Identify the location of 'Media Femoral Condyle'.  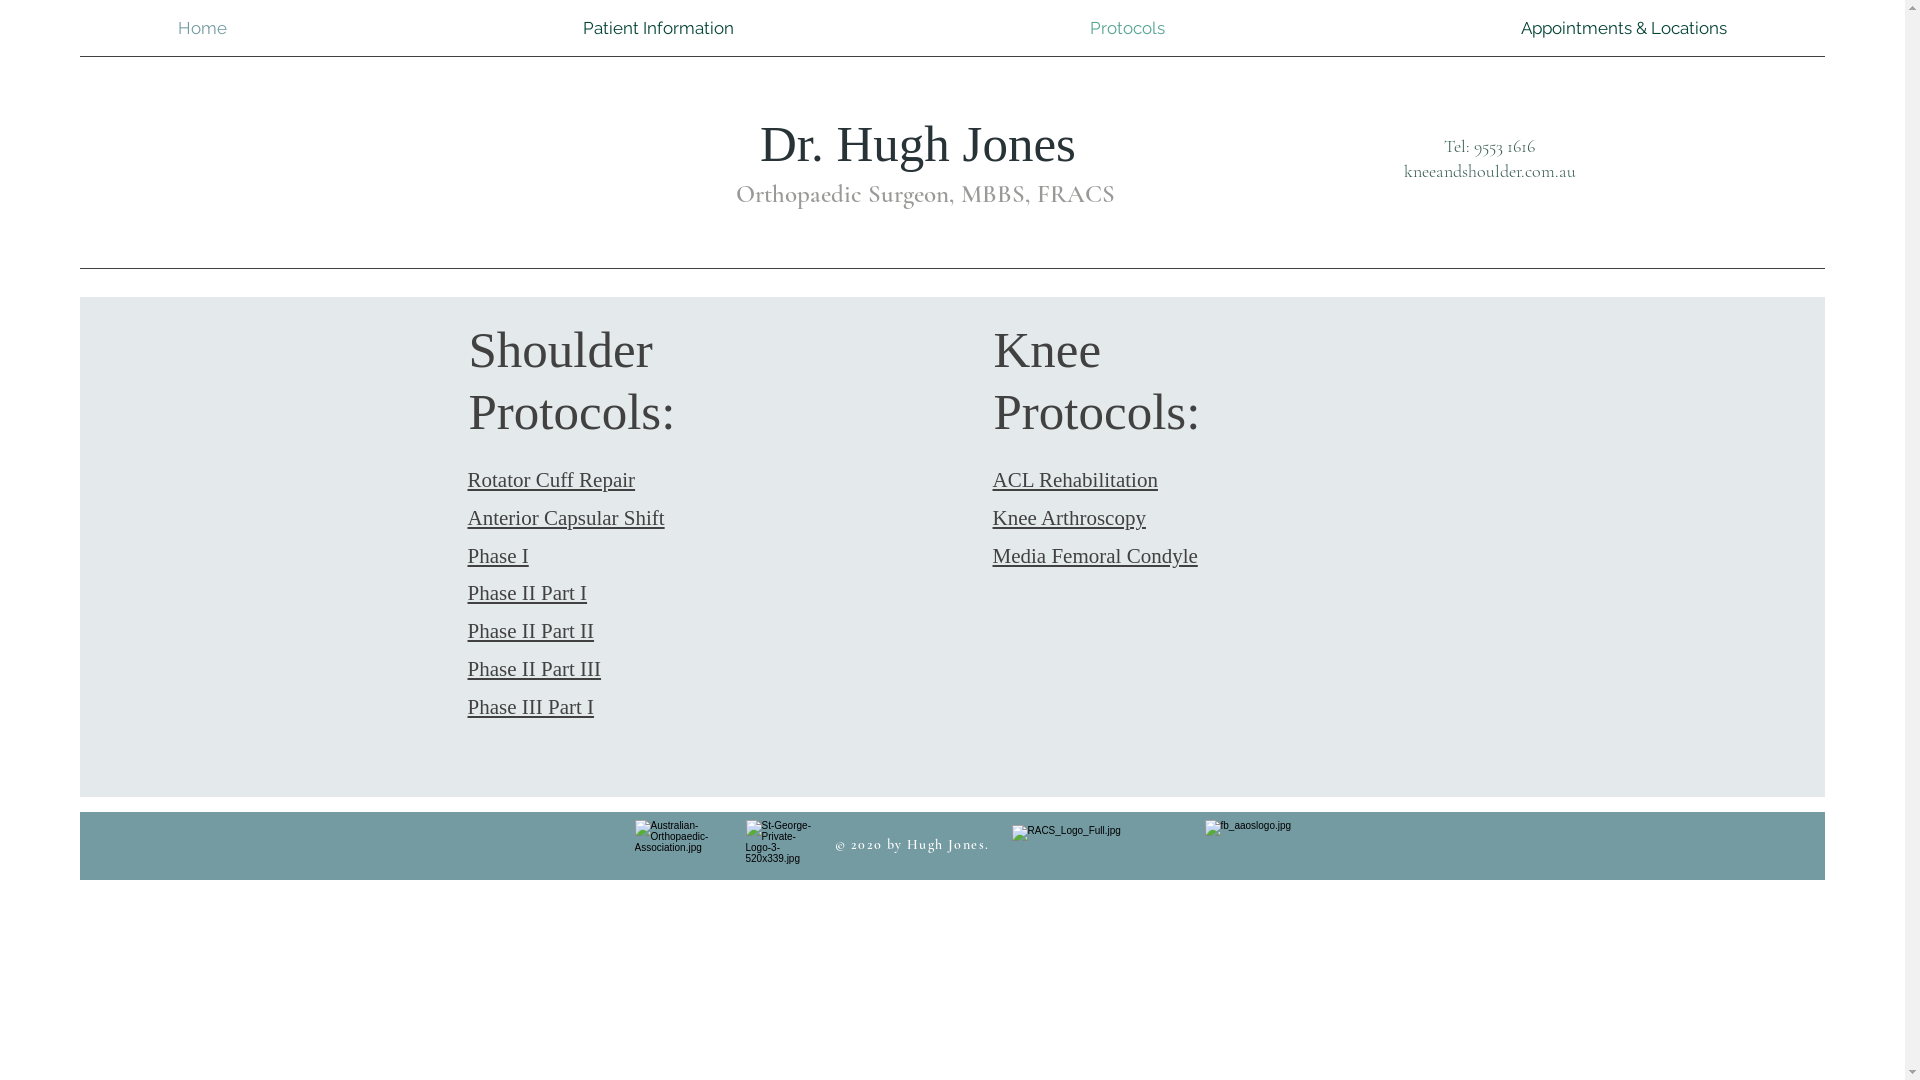
(1093, 555).